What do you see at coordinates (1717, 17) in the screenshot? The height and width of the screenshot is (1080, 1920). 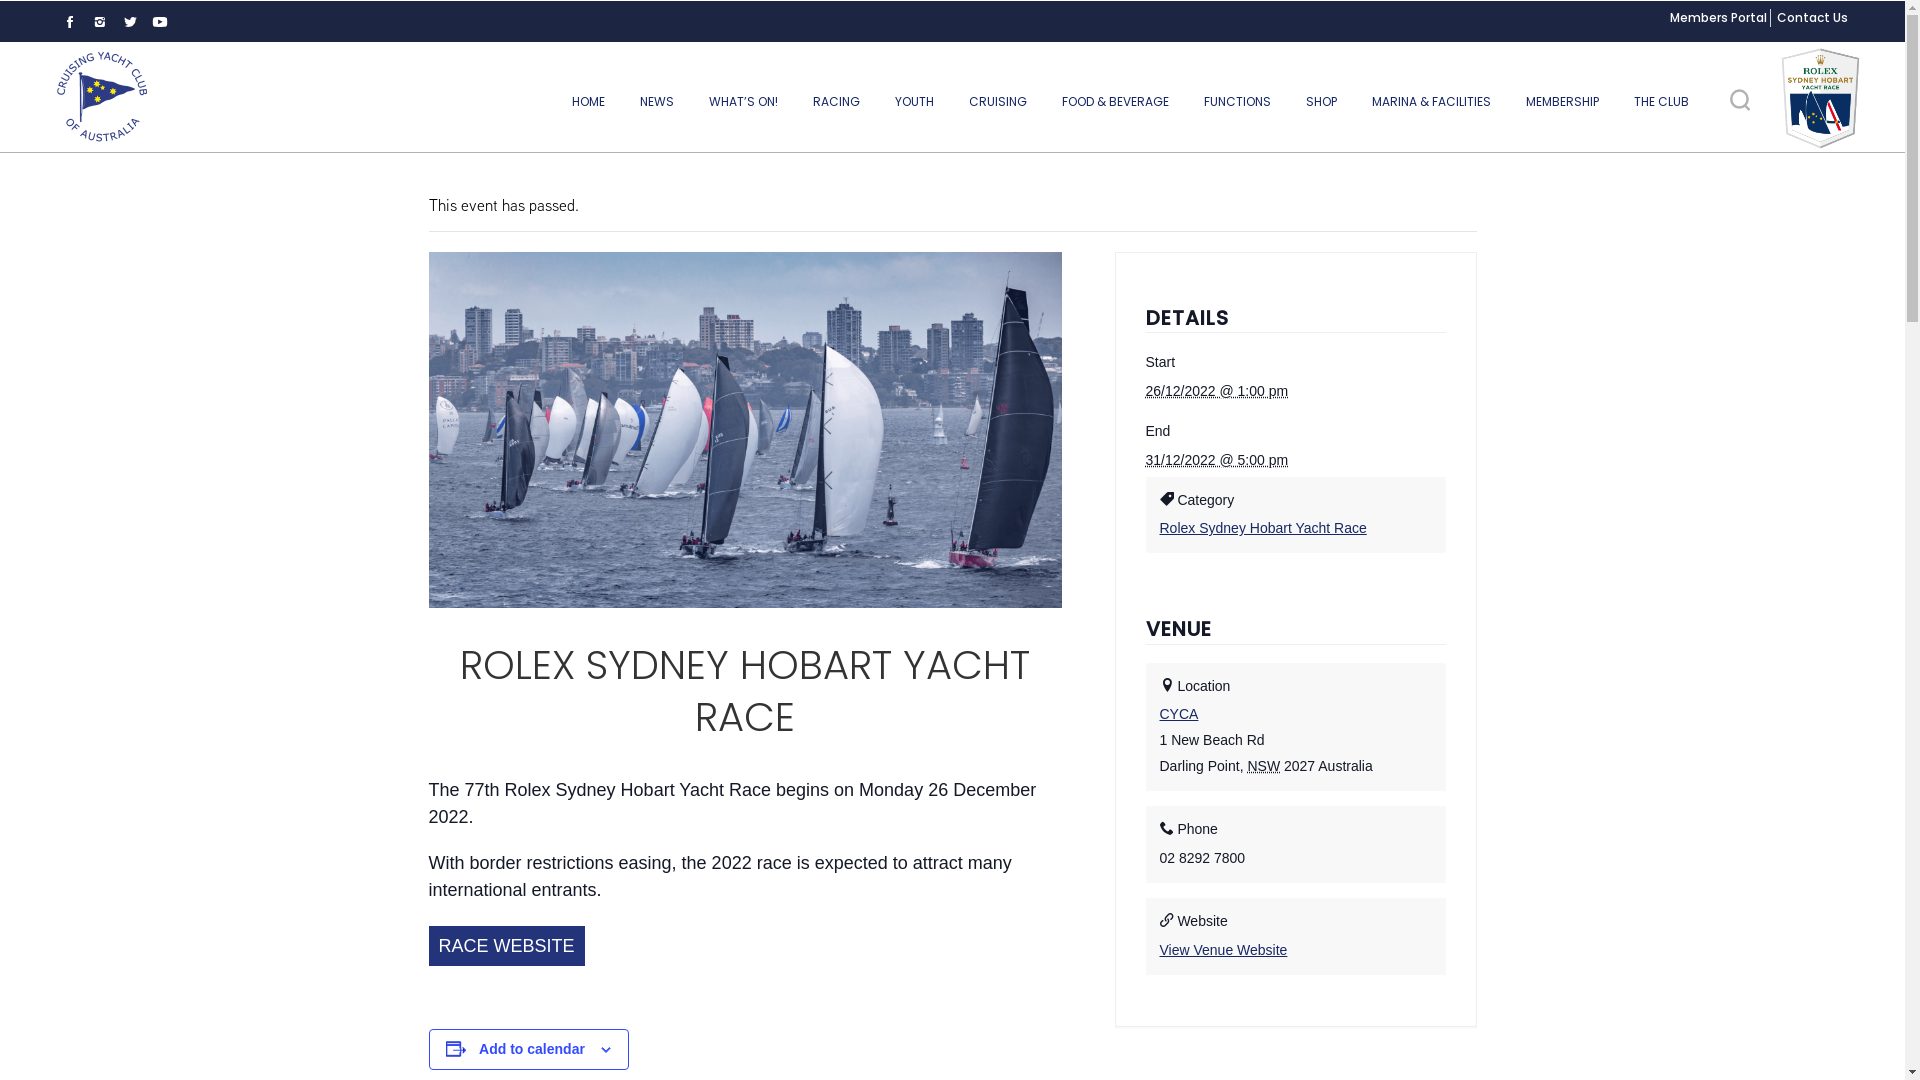 I see `'Members Portal'` at bounding box center [1717, 17].